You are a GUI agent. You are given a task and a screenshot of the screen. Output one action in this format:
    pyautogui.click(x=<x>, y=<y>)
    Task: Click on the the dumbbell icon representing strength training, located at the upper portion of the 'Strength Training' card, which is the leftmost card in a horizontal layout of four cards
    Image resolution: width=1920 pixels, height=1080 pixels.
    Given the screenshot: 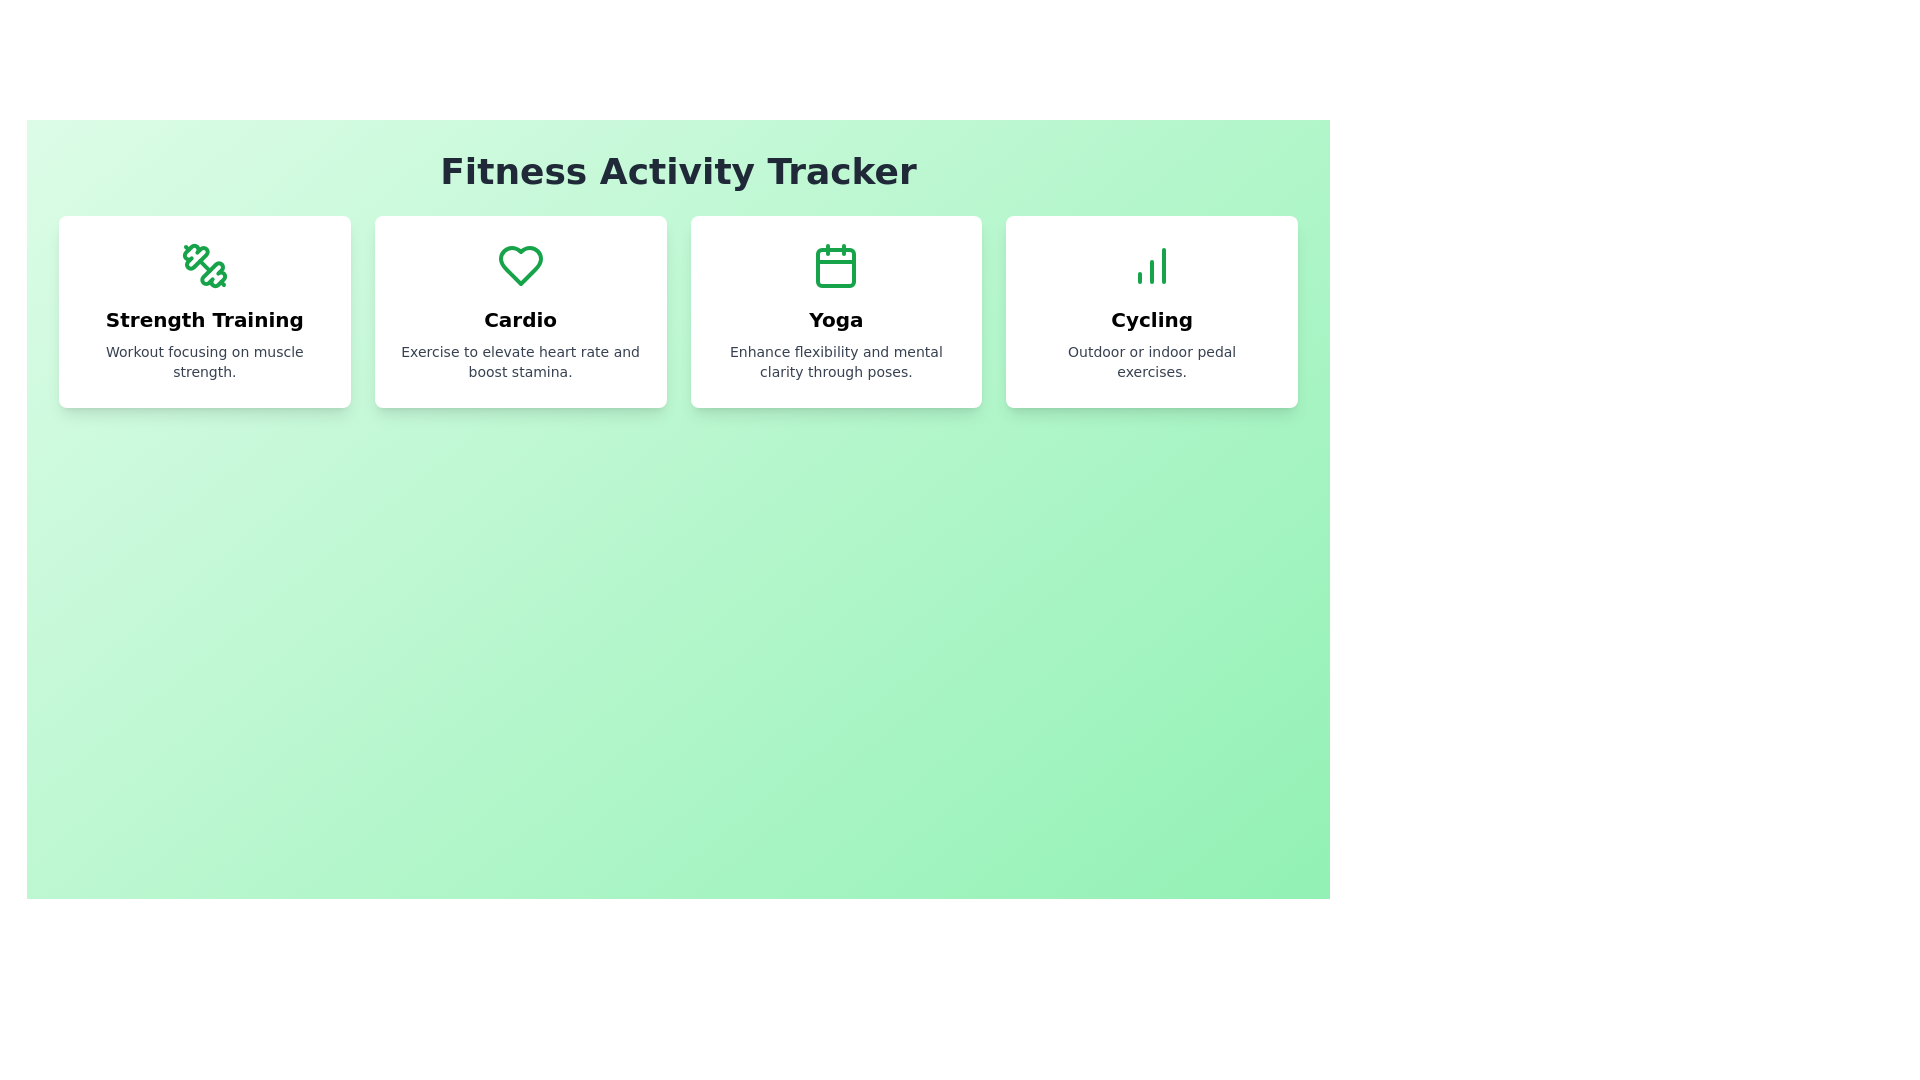 What is the action you would take?
    pyautogui.click(x=204, y=265)
    